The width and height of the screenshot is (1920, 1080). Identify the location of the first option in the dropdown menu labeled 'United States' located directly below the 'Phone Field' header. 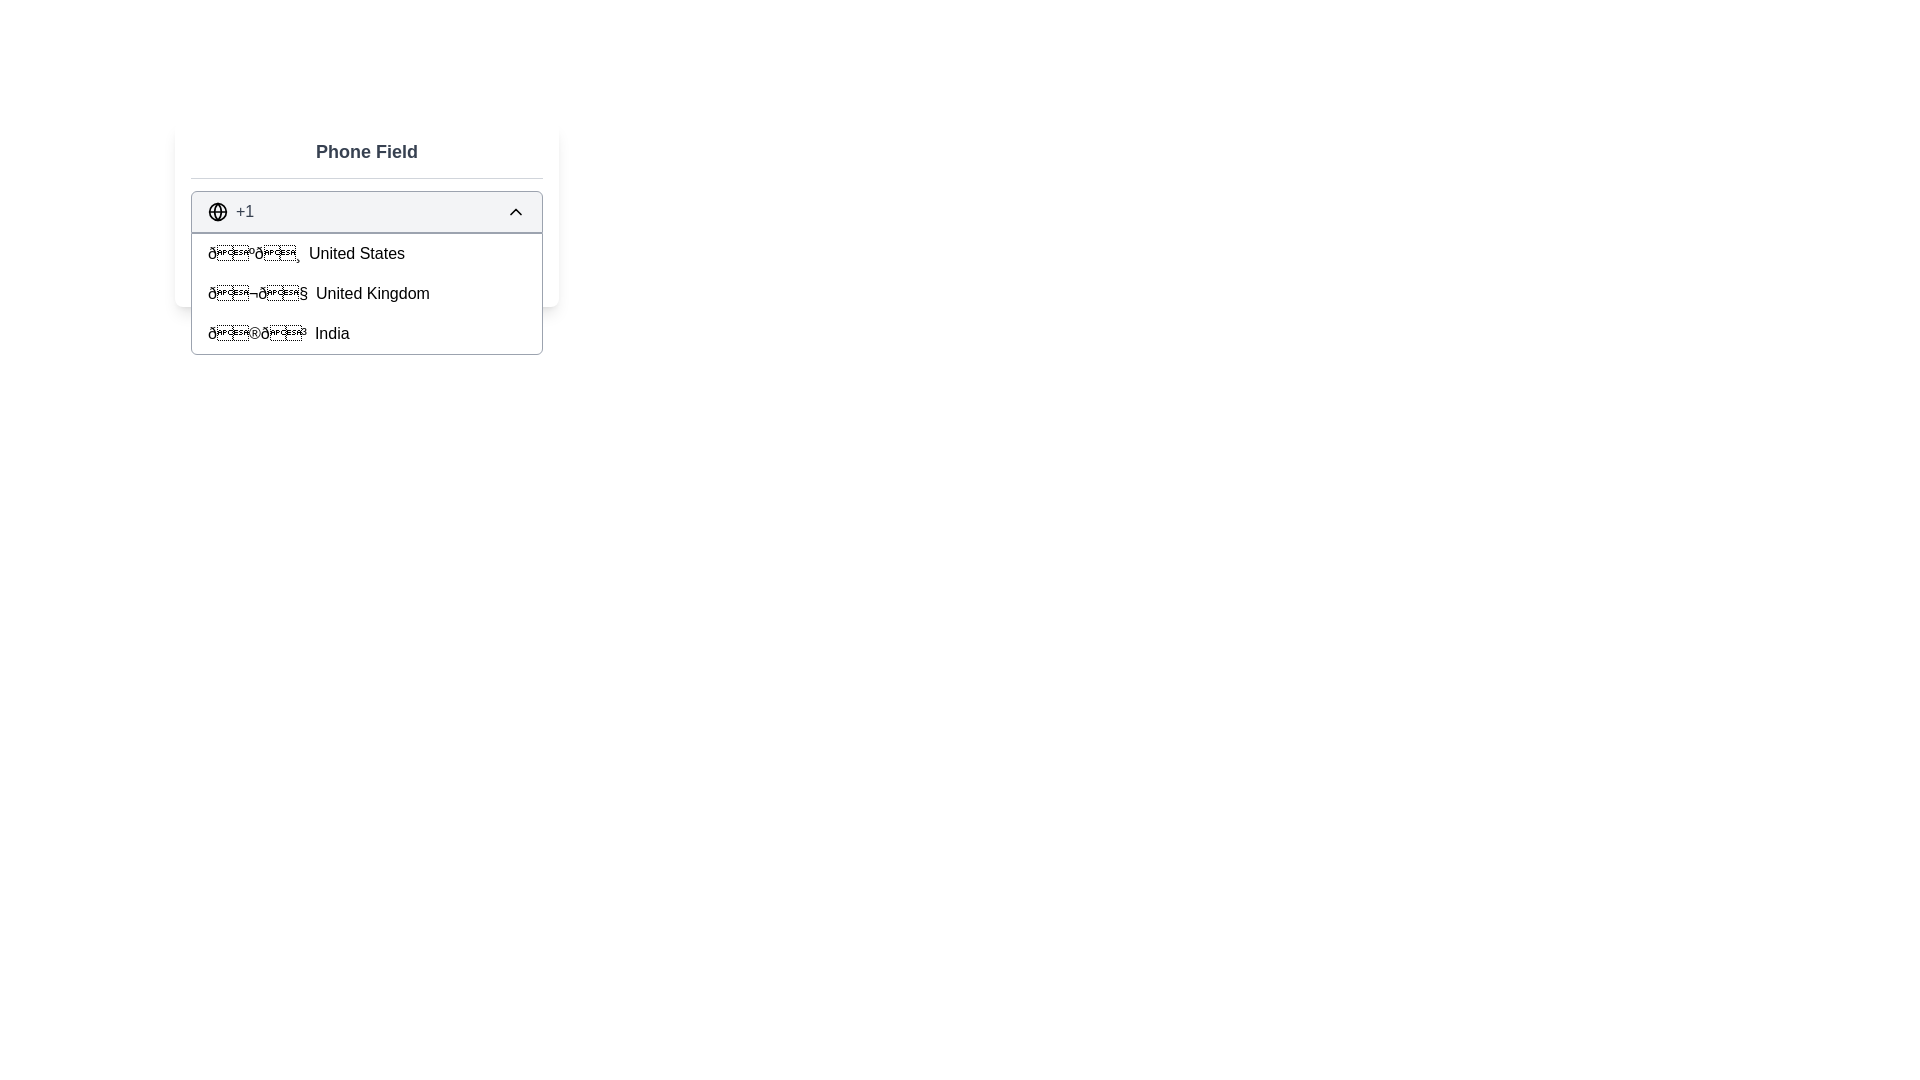
(366, 253).